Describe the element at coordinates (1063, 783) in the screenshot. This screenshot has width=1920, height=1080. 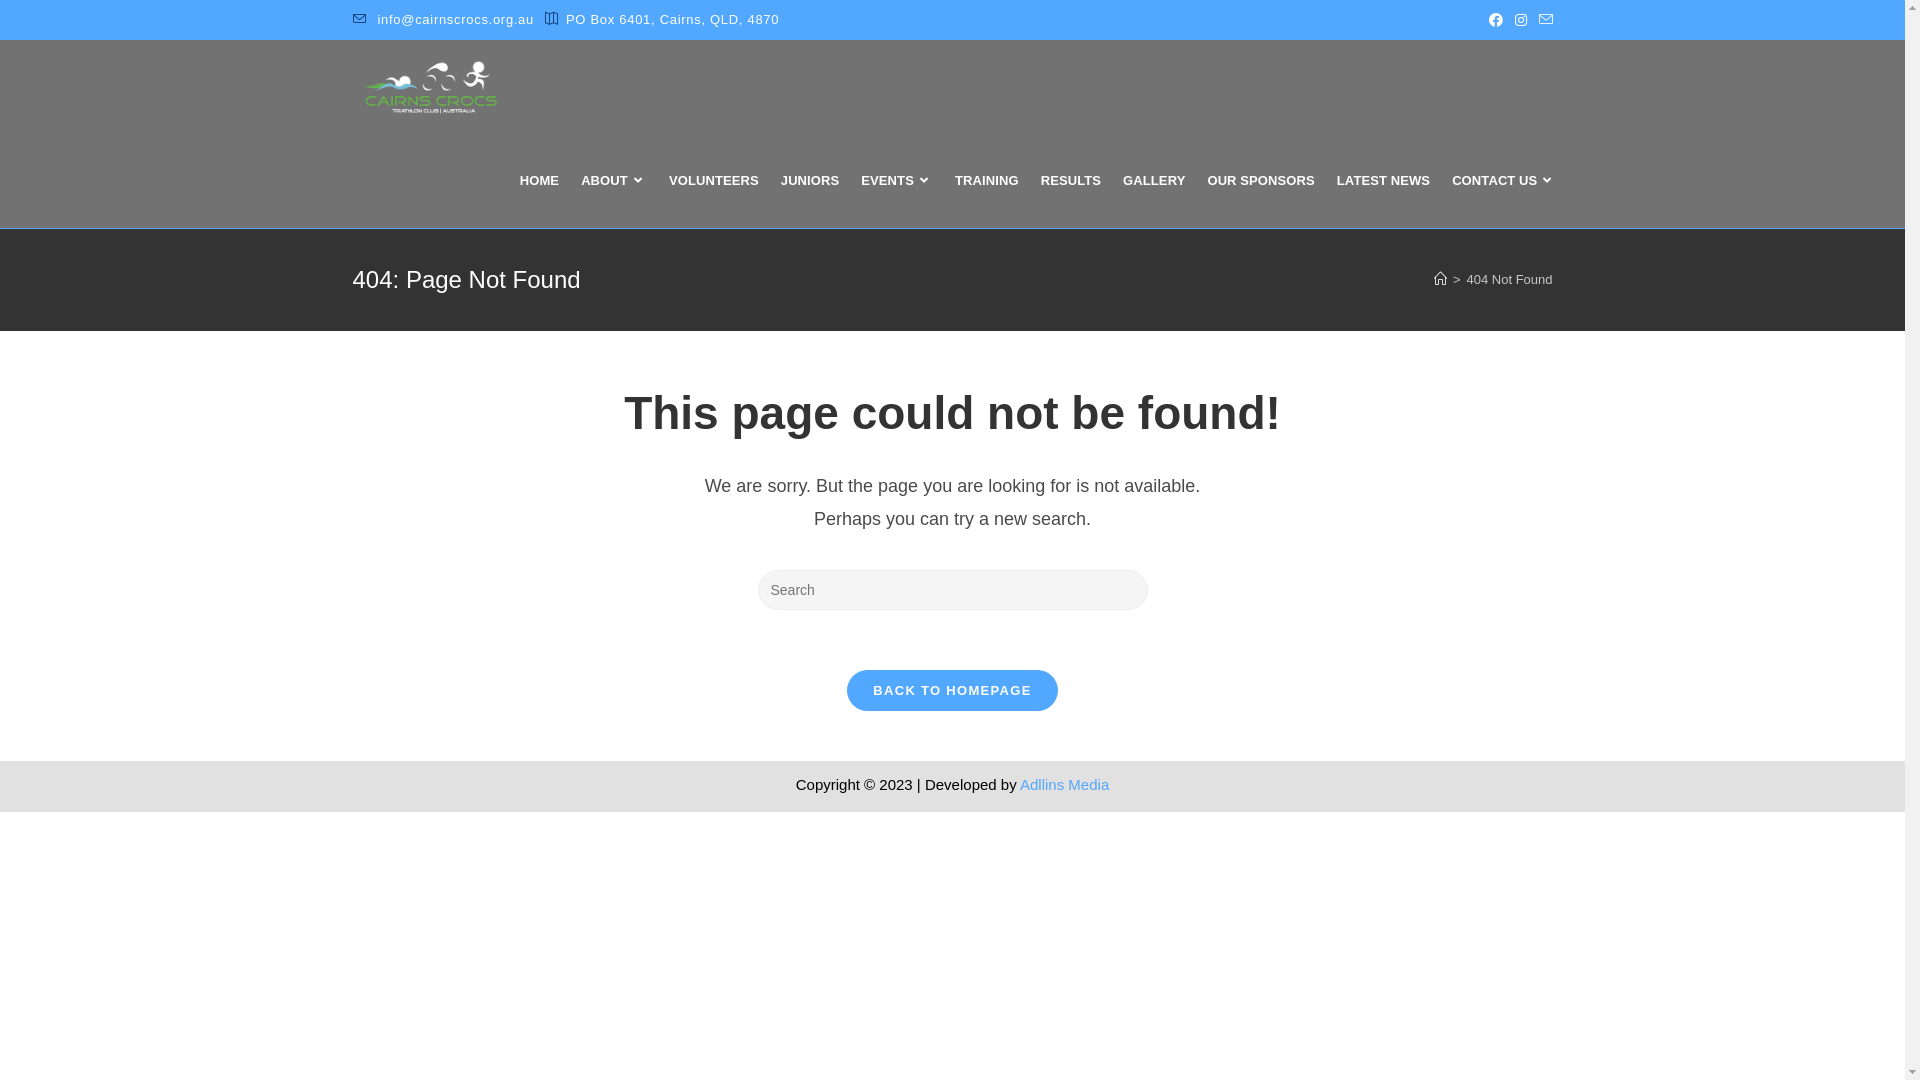
I see `'Adllins Media'` at that location.